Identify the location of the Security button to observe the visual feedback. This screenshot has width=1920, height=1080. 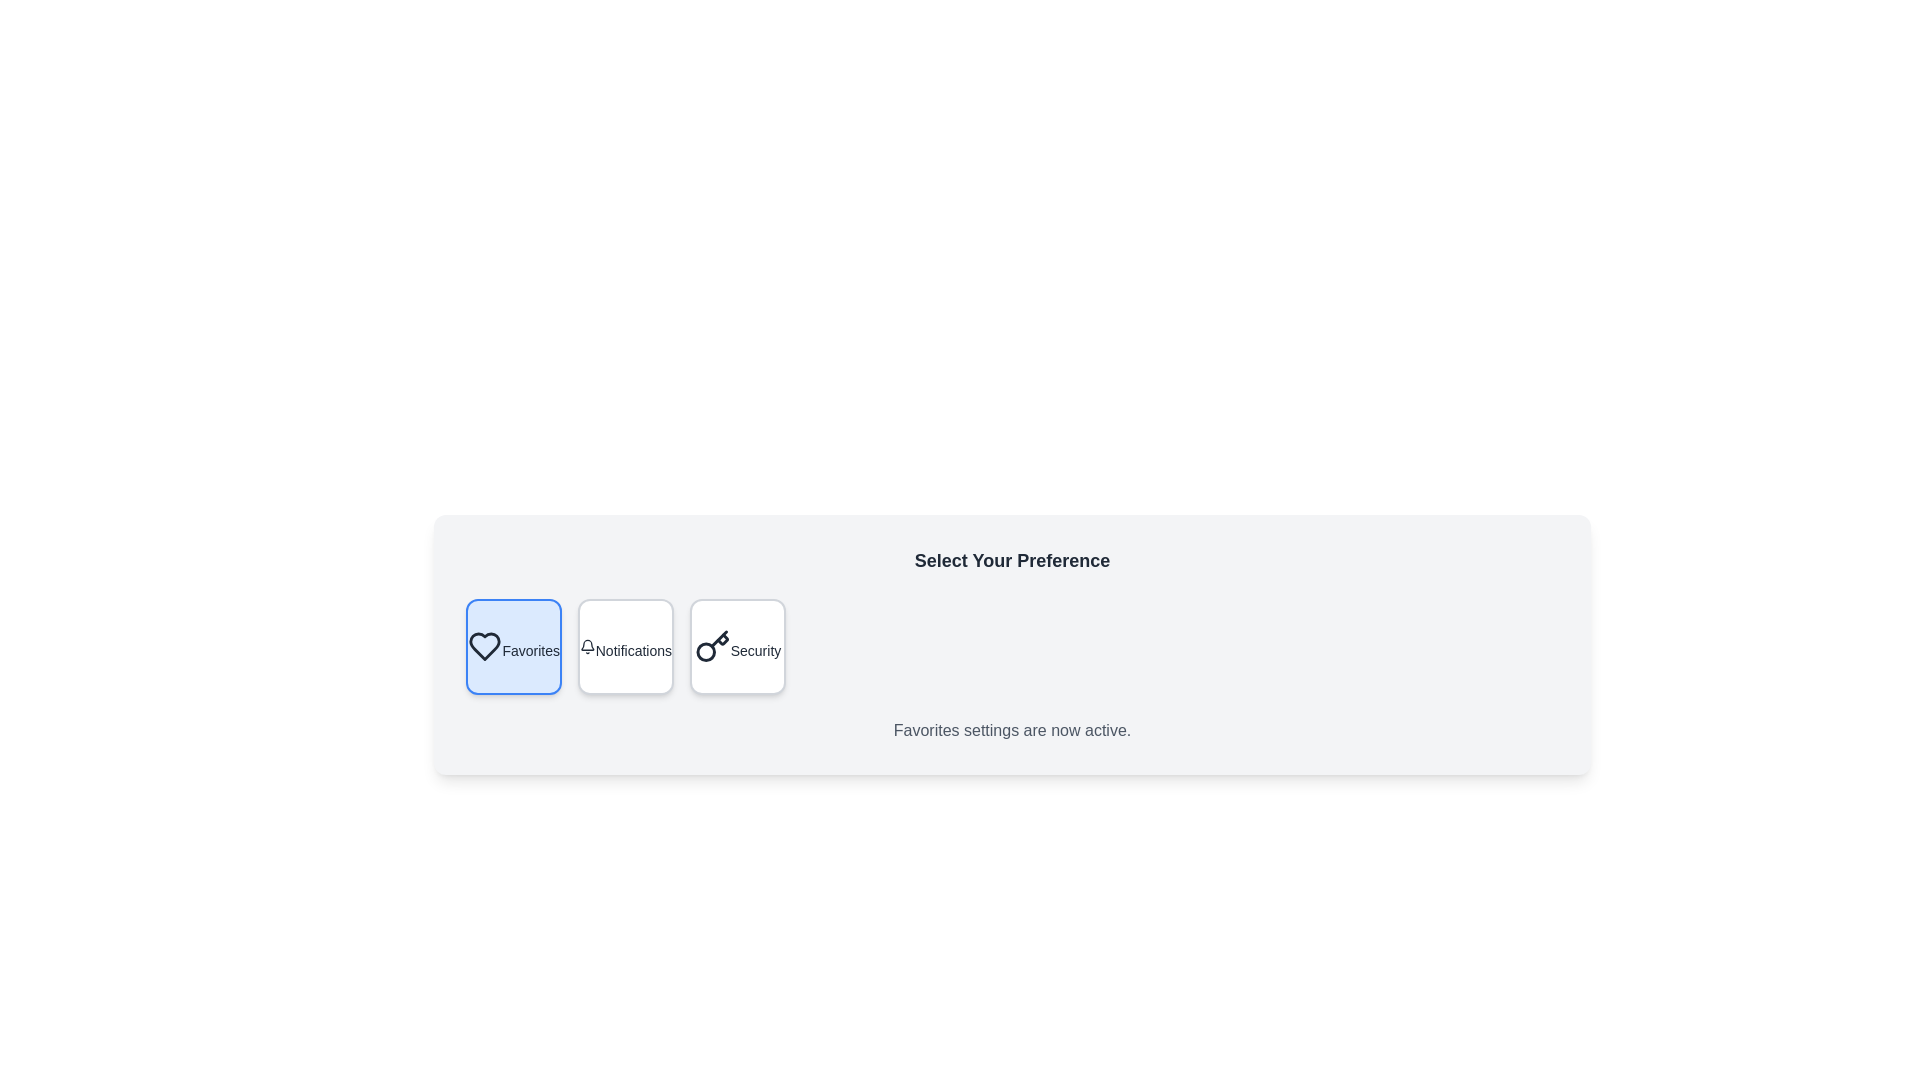
(737, 647).